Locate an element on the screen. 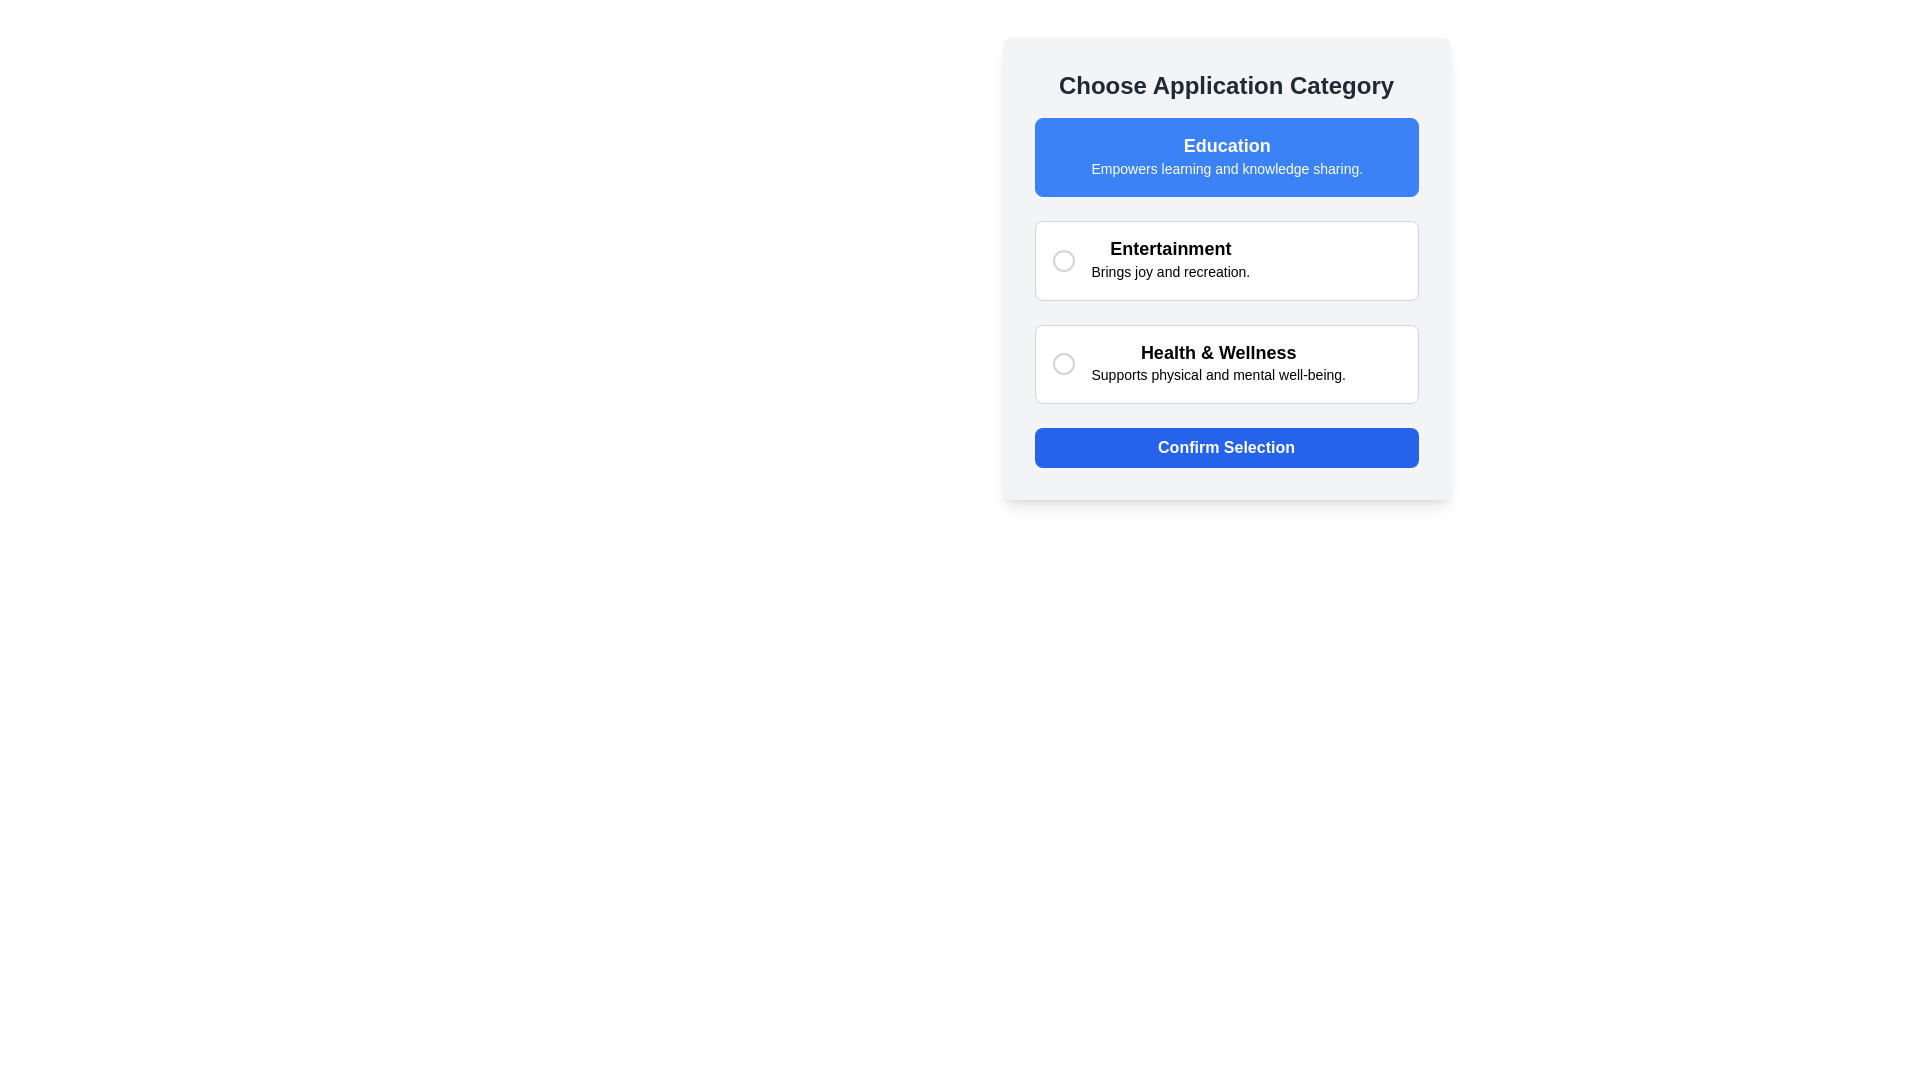  the unselected radio button indicator for the 'Health & Wellness' category, which is located at the top left of its card, directly to the left of the category title is located at coordinates (1062, 364).